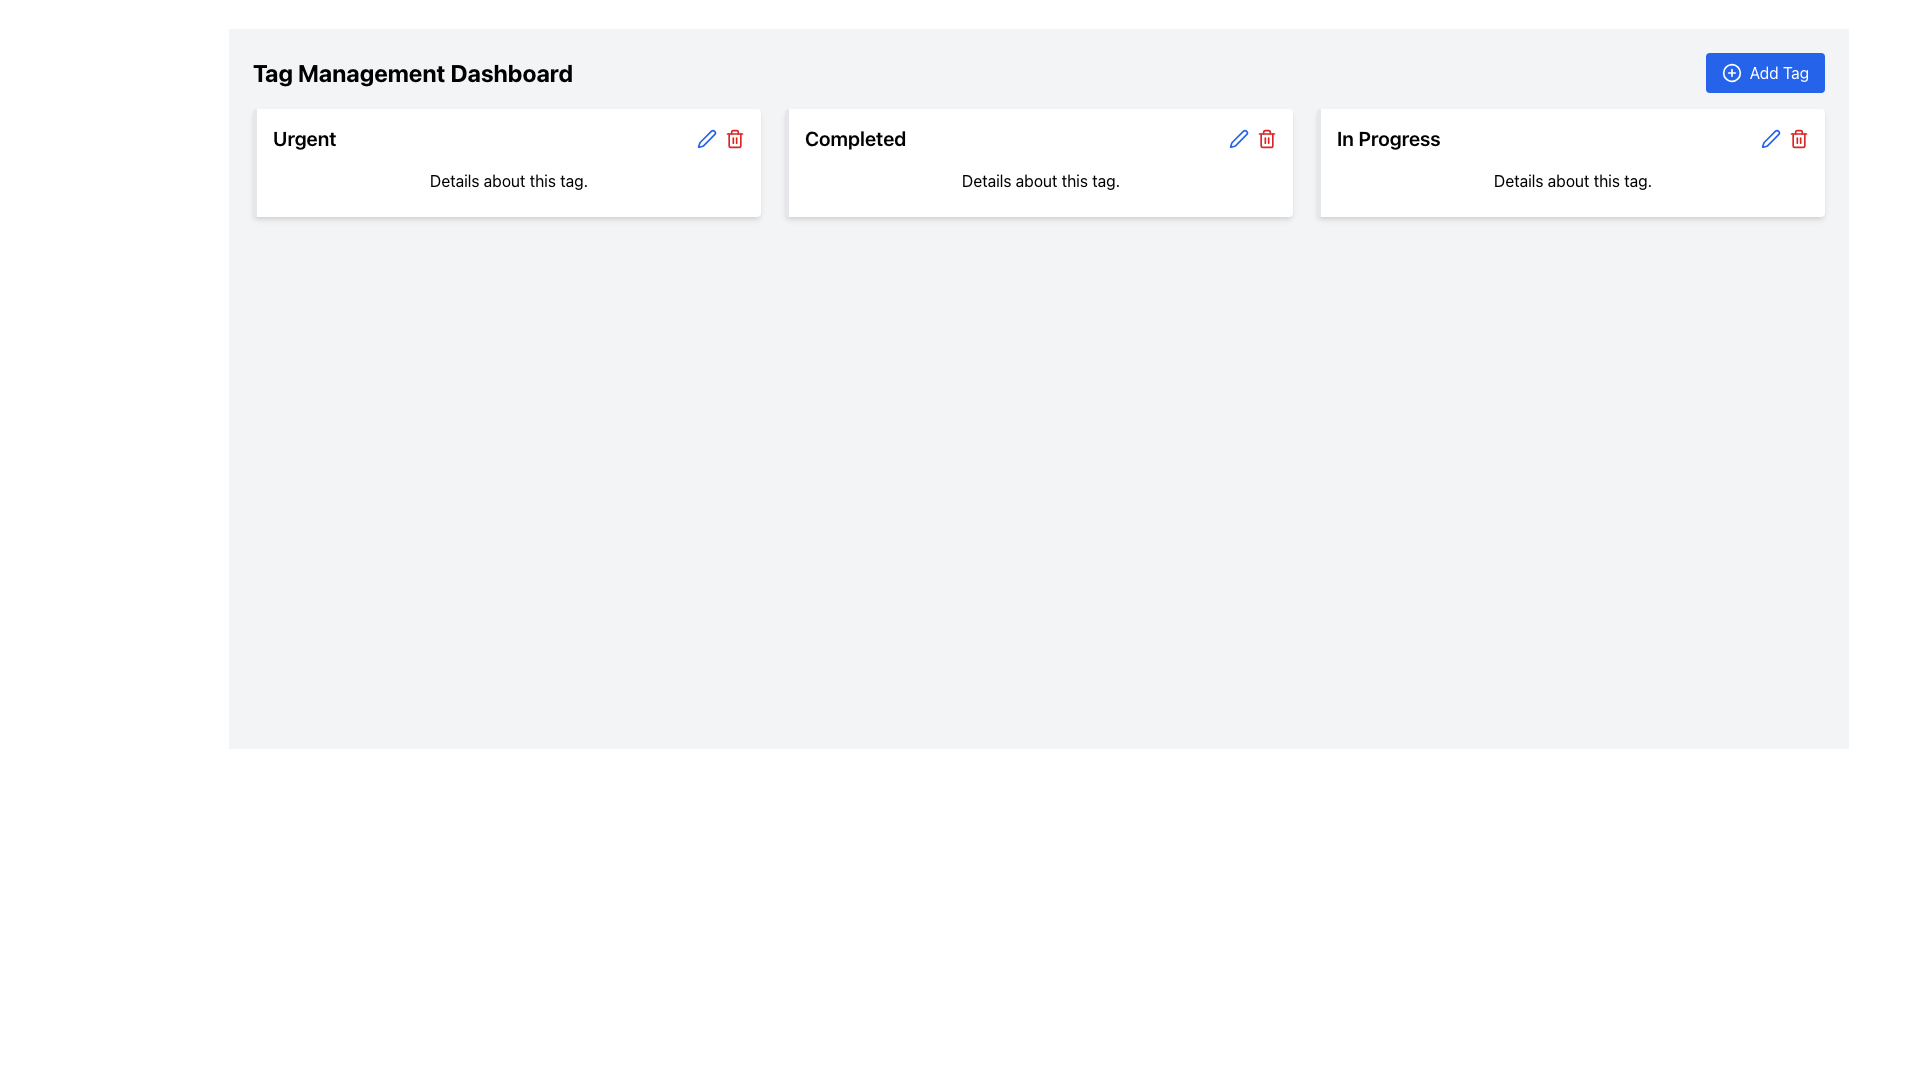  I want to click on text label providing details about the 'Completed' status located below the 'Completed' heading in the middle card of the dashboard, so click(1040, 181).